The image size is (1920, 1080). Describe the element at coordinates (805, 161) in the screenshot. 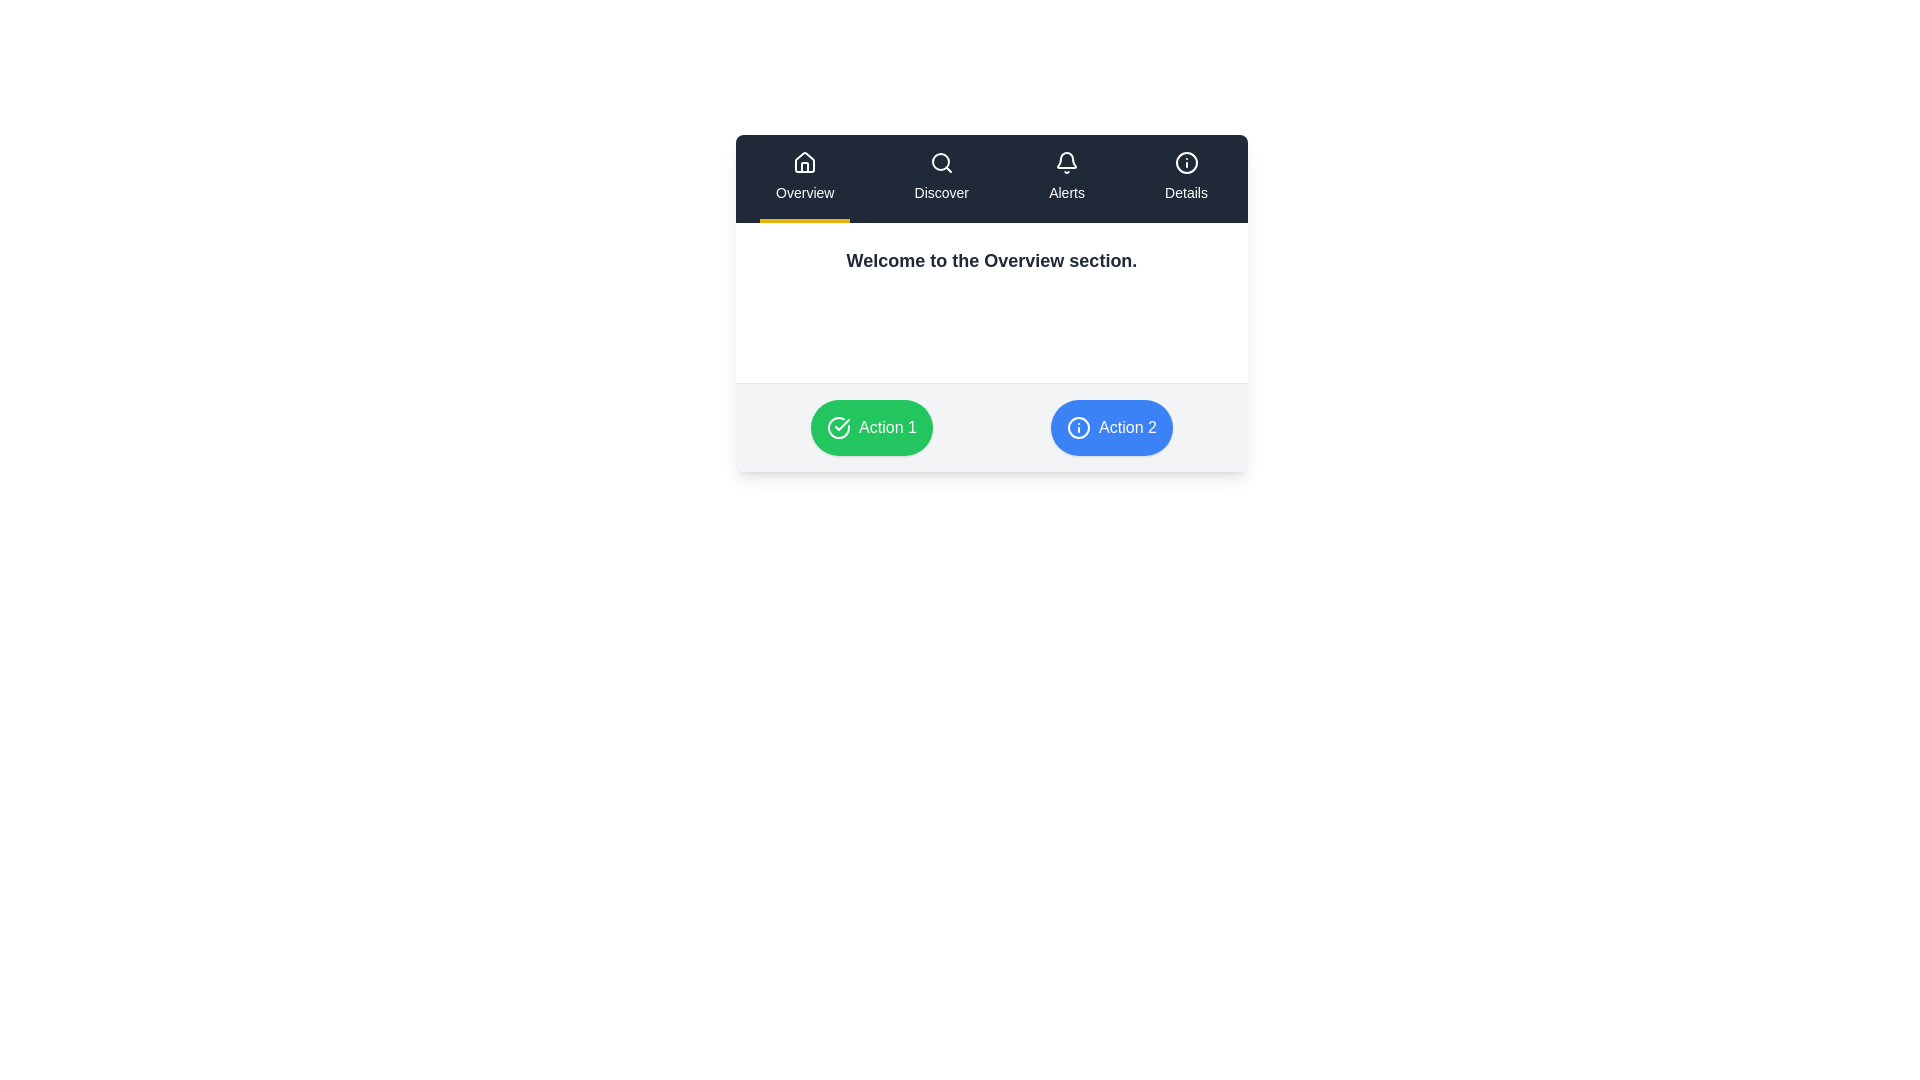

I see `the 'Overview' icon located at the top-left corner of the navigation menu bar, which visually represents the 'Overview' section of the application` at that location.